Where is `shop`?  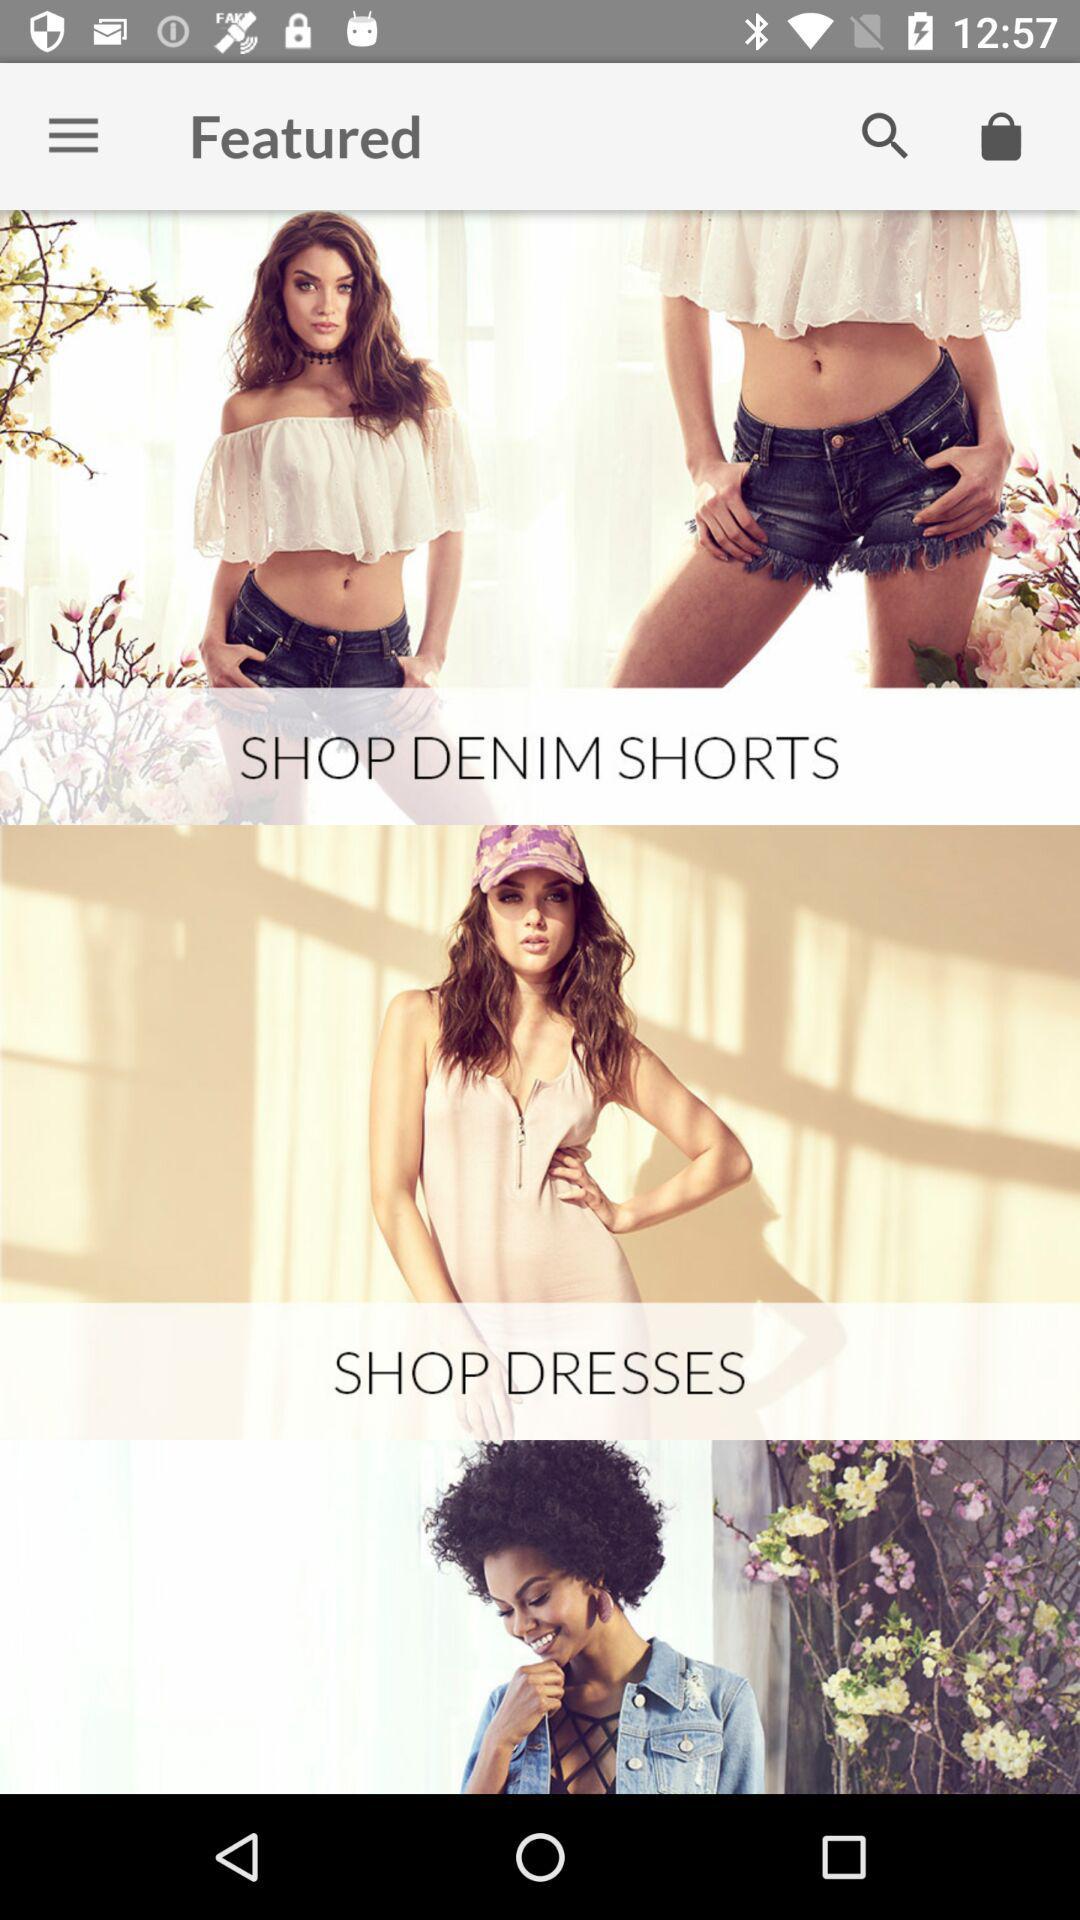
shop is located at coordinates (540, 517).